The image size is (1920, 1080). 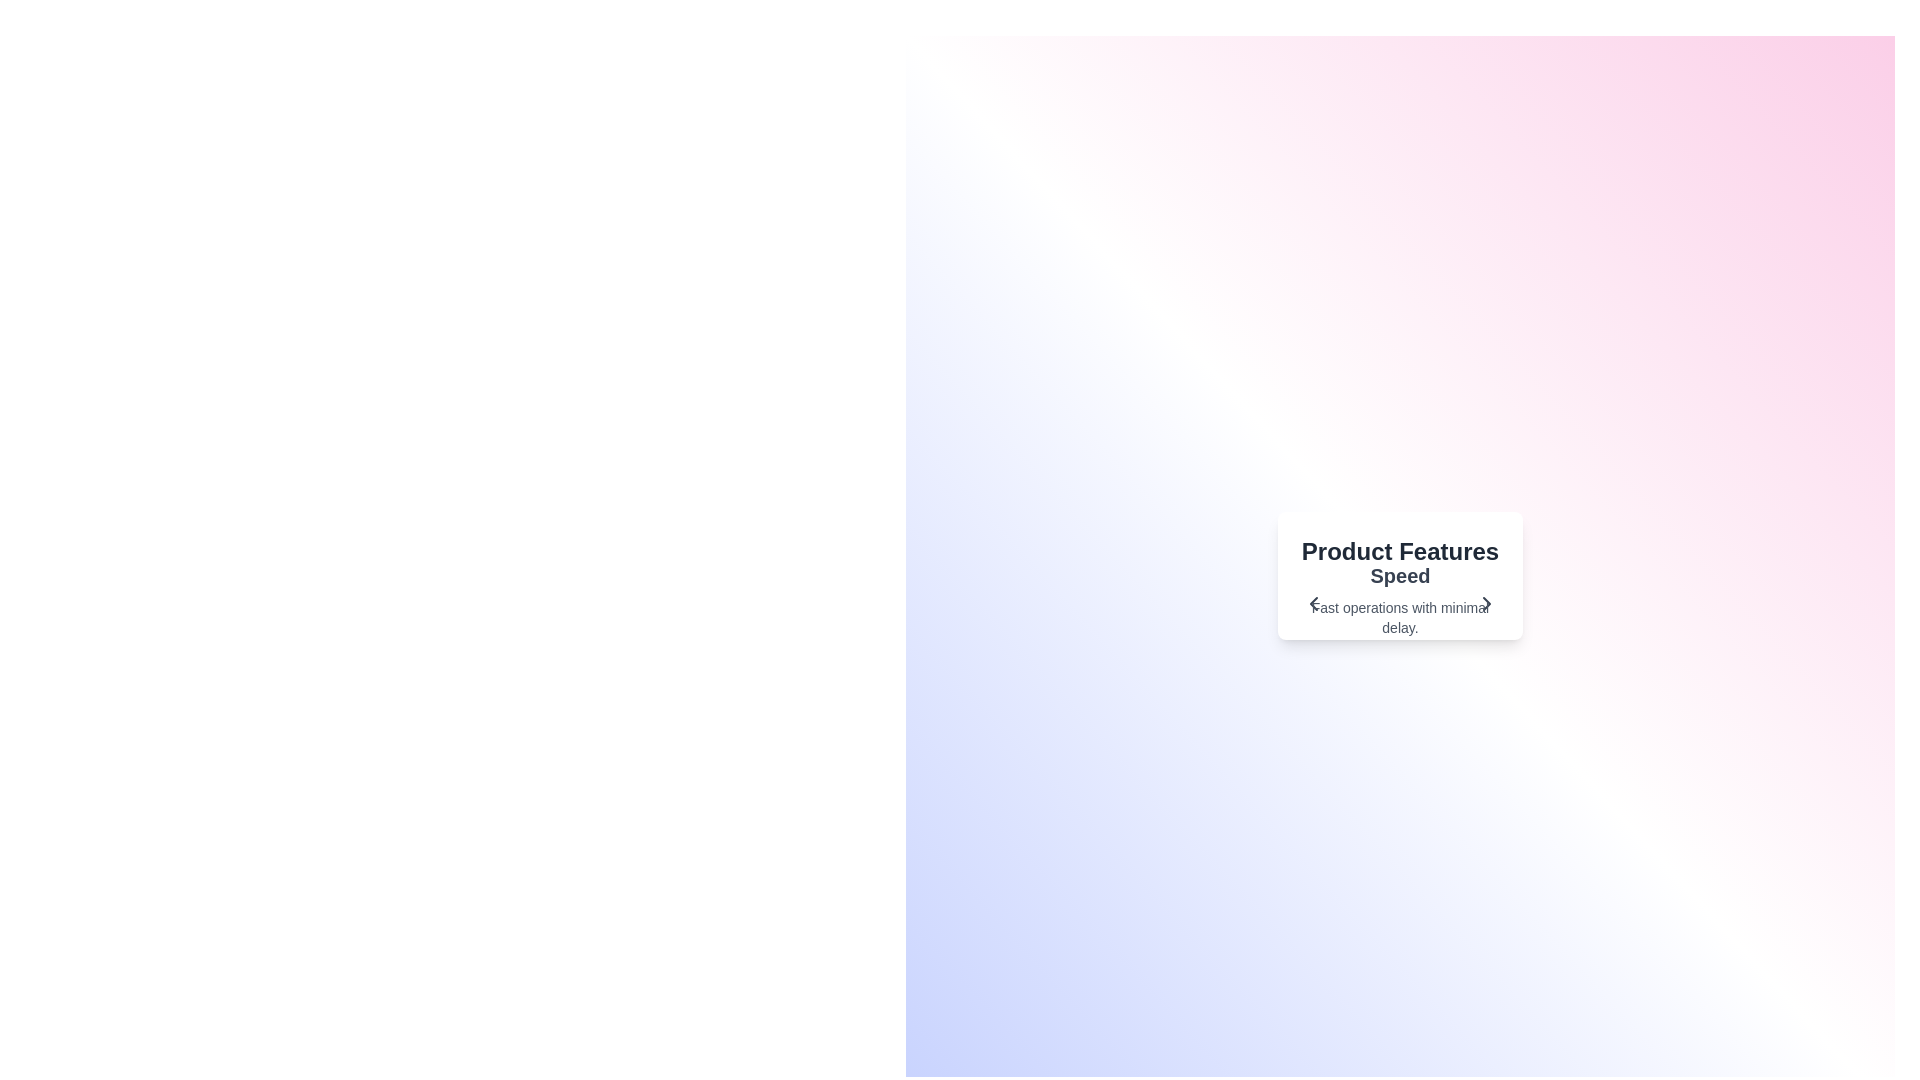 What do you see at coordinates (1313, 603) in the screenshot?
I see `the leftward-pointing gray chevron navigation icon` at bounding box center [1313, 603].